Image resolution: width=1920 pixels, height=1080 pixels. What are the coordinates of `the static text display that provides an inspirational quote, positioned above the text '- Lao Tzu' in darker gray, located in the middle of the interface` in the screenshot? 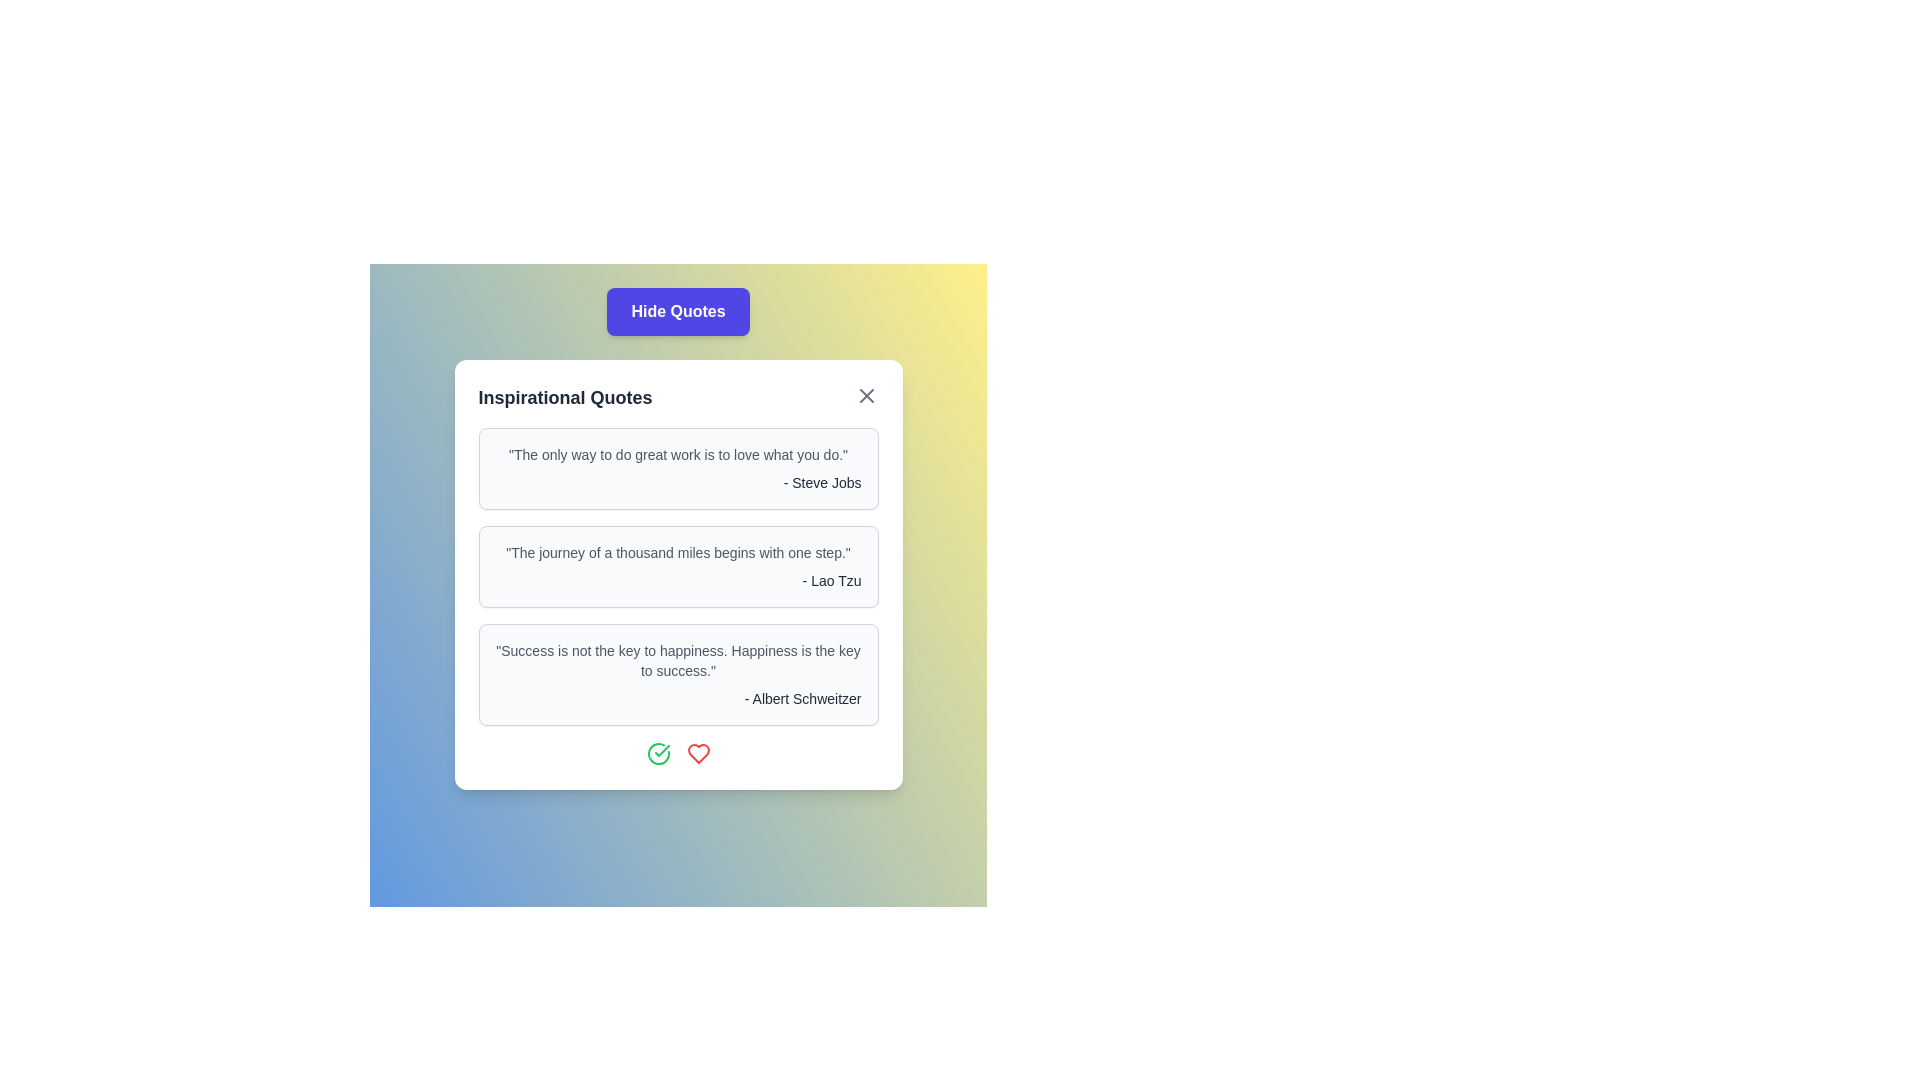 It's located at (678, 552).